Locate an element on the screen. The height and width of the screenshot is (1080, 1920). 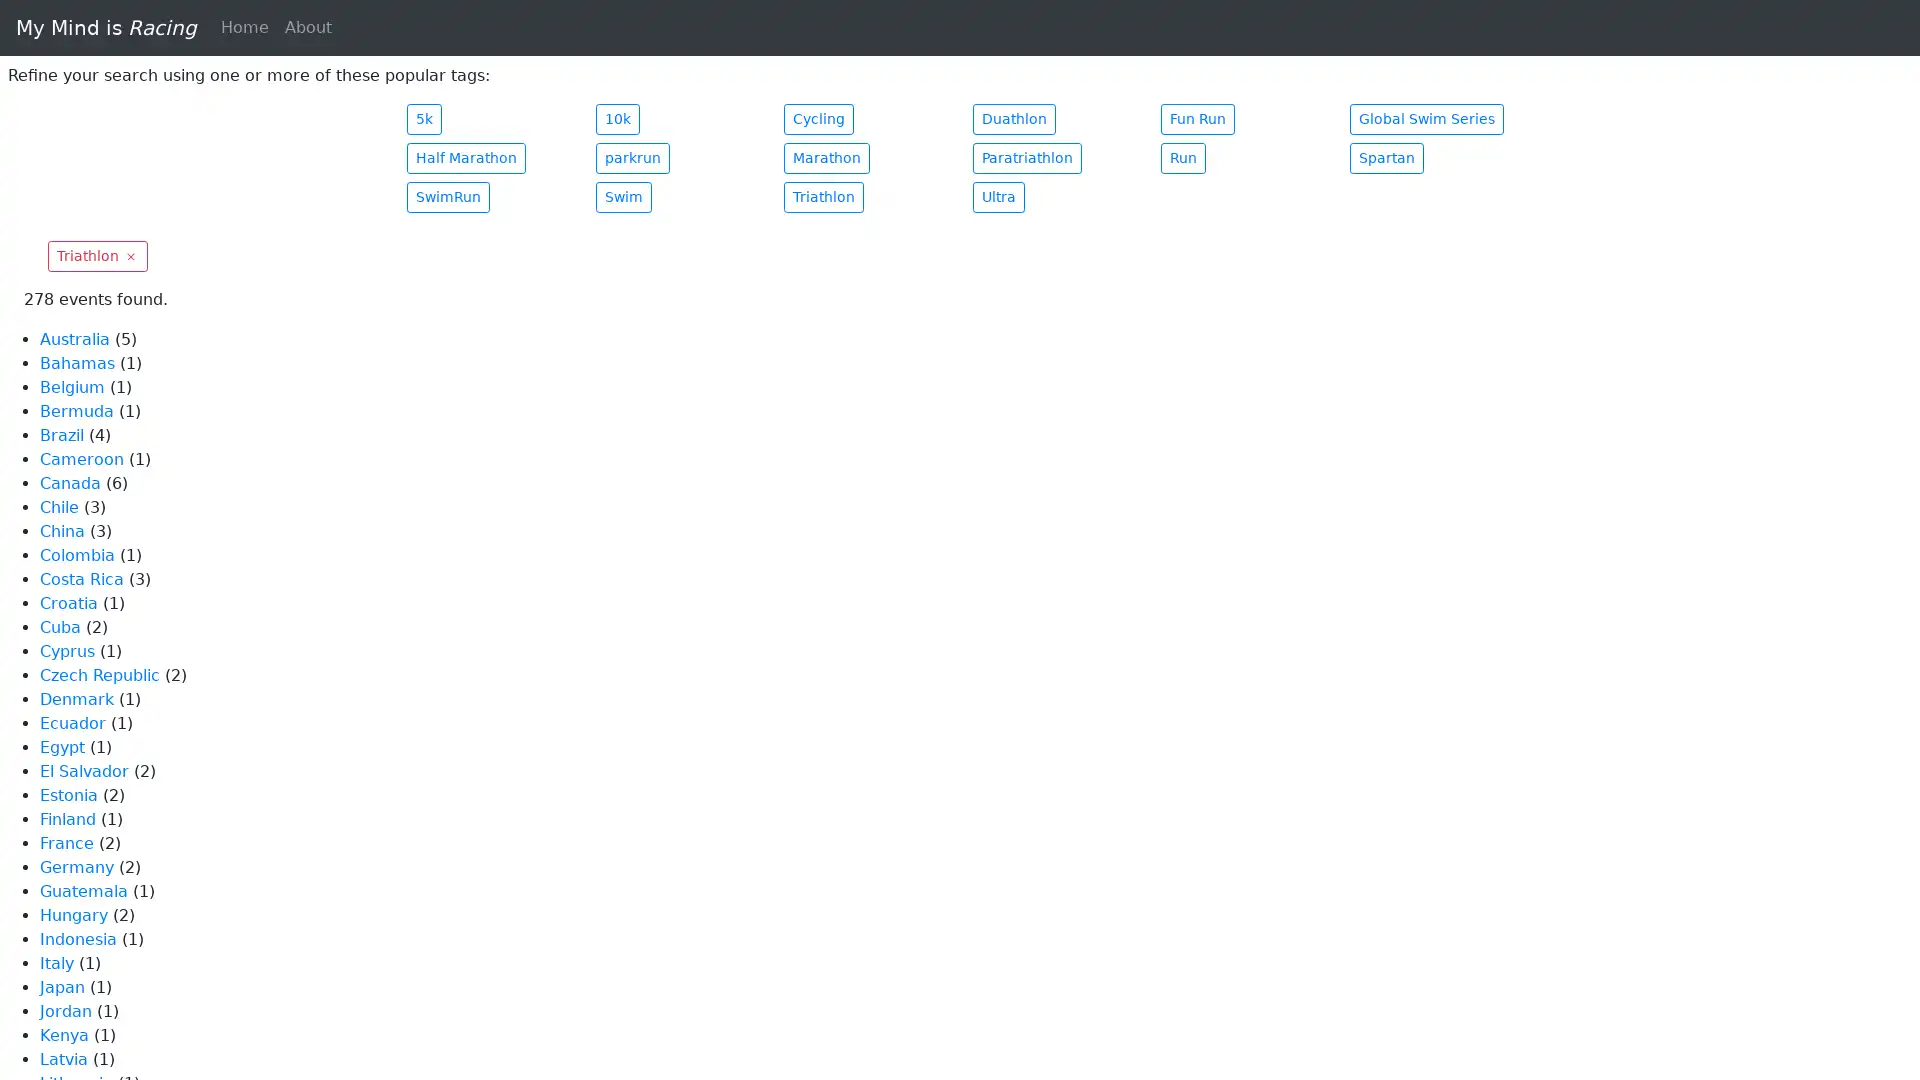
Ultra is located at coordinates (998, 197).